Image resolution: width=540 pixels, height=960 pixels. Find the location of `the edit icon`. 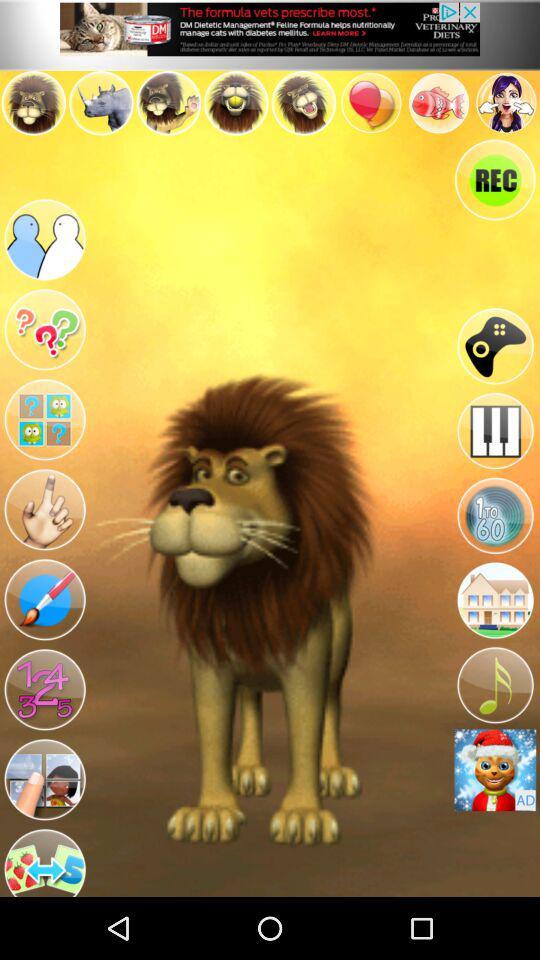

the edit icon is located at coordinates (44, 641).